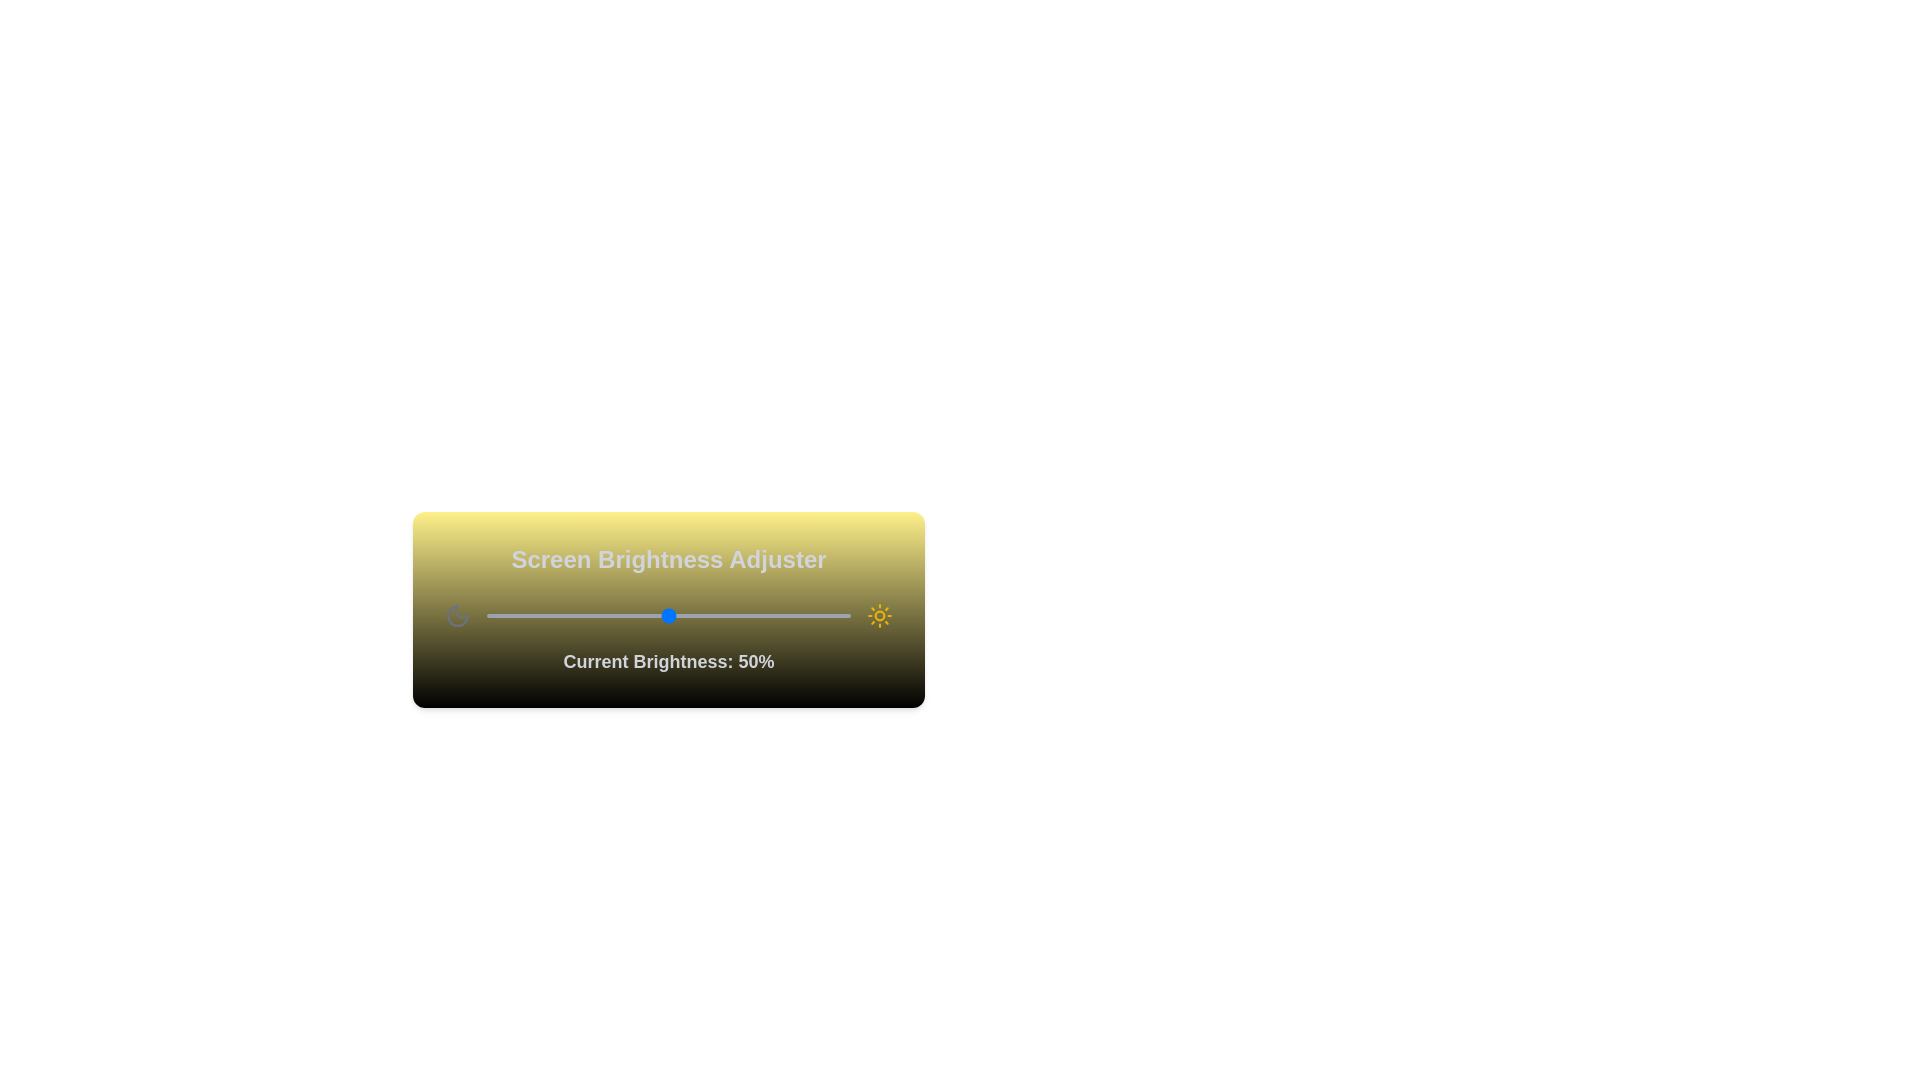 The height and width of the screenshot is (1080, 1920). I want to click on the brightness slider to 50%, so click(668, 615).